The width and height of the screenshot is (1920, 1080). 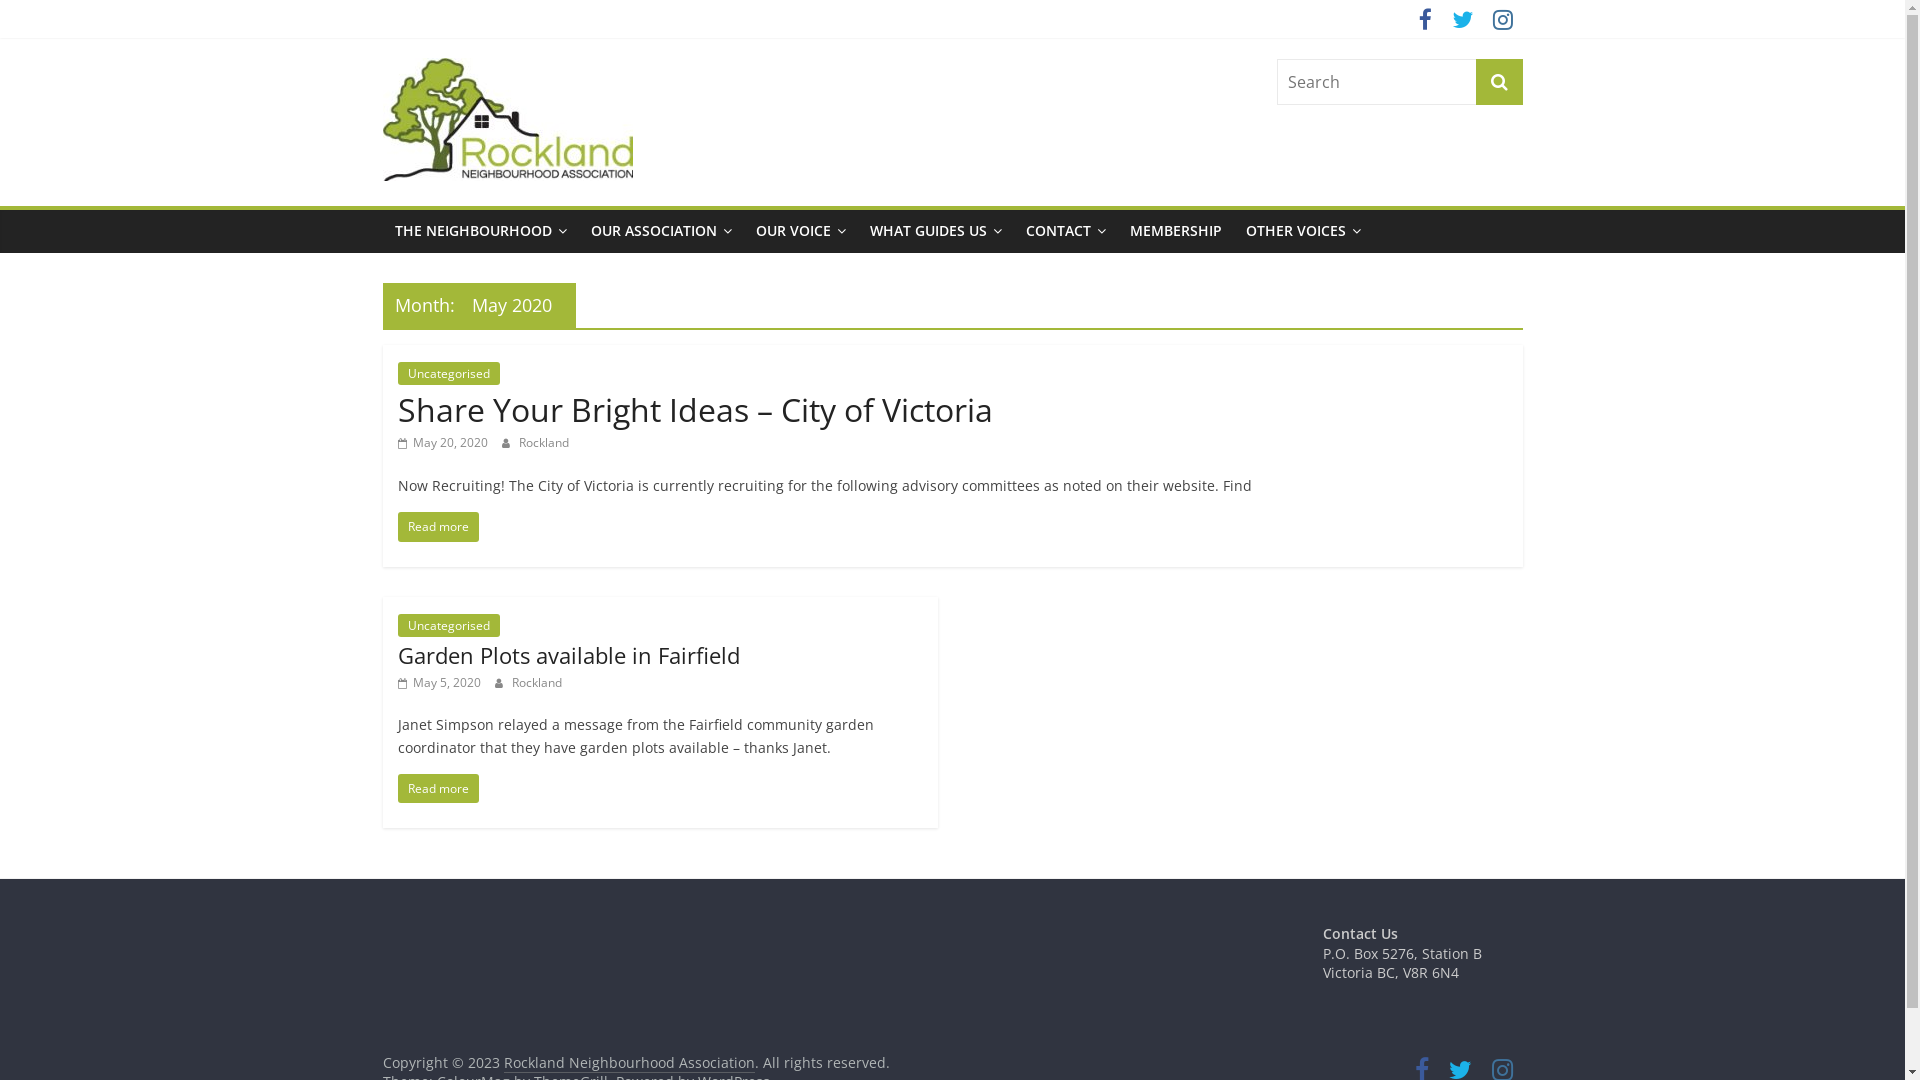 What do you see at coordinates (437, 525) in the screenshot?
I see `'Read more'` at bounding box center [437, 525].